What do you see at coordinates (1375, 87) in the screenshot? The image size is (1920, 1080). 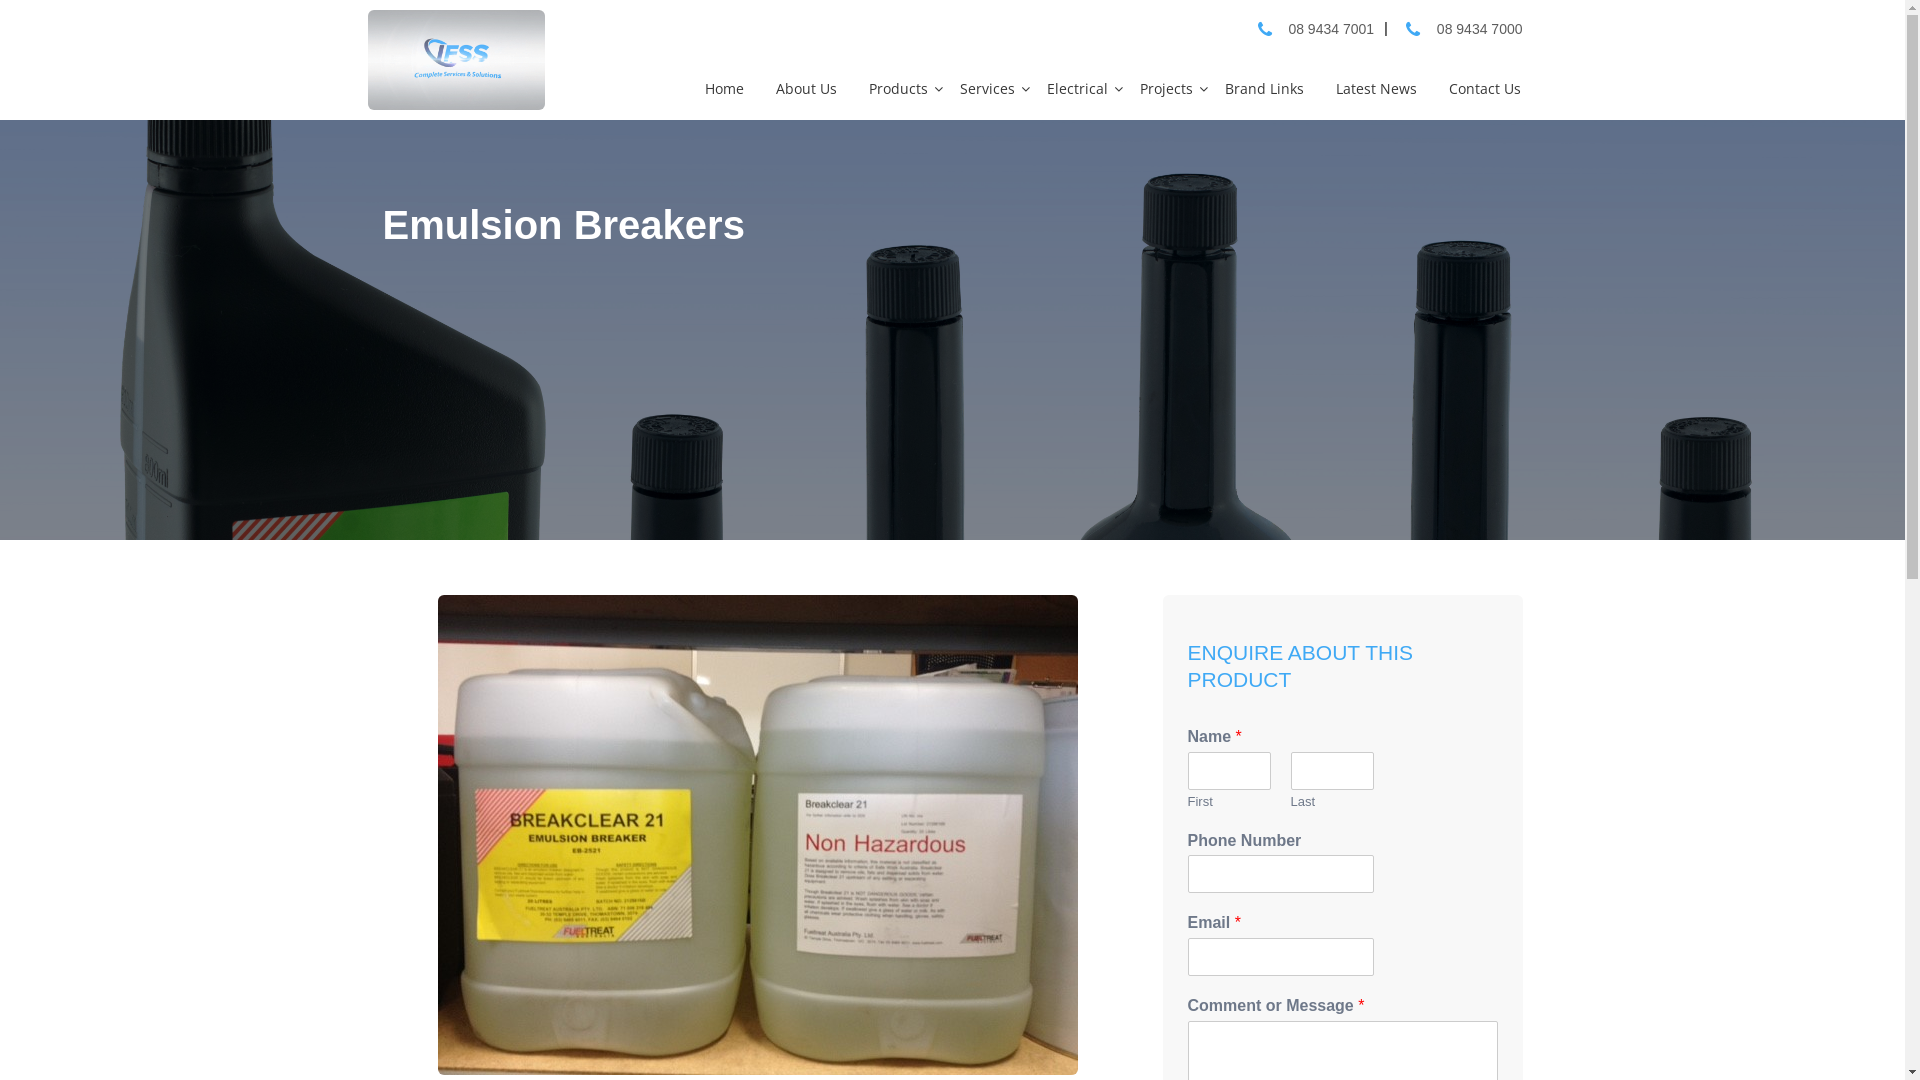 I see `'Latest News'` at bounding box center [1375, 87].